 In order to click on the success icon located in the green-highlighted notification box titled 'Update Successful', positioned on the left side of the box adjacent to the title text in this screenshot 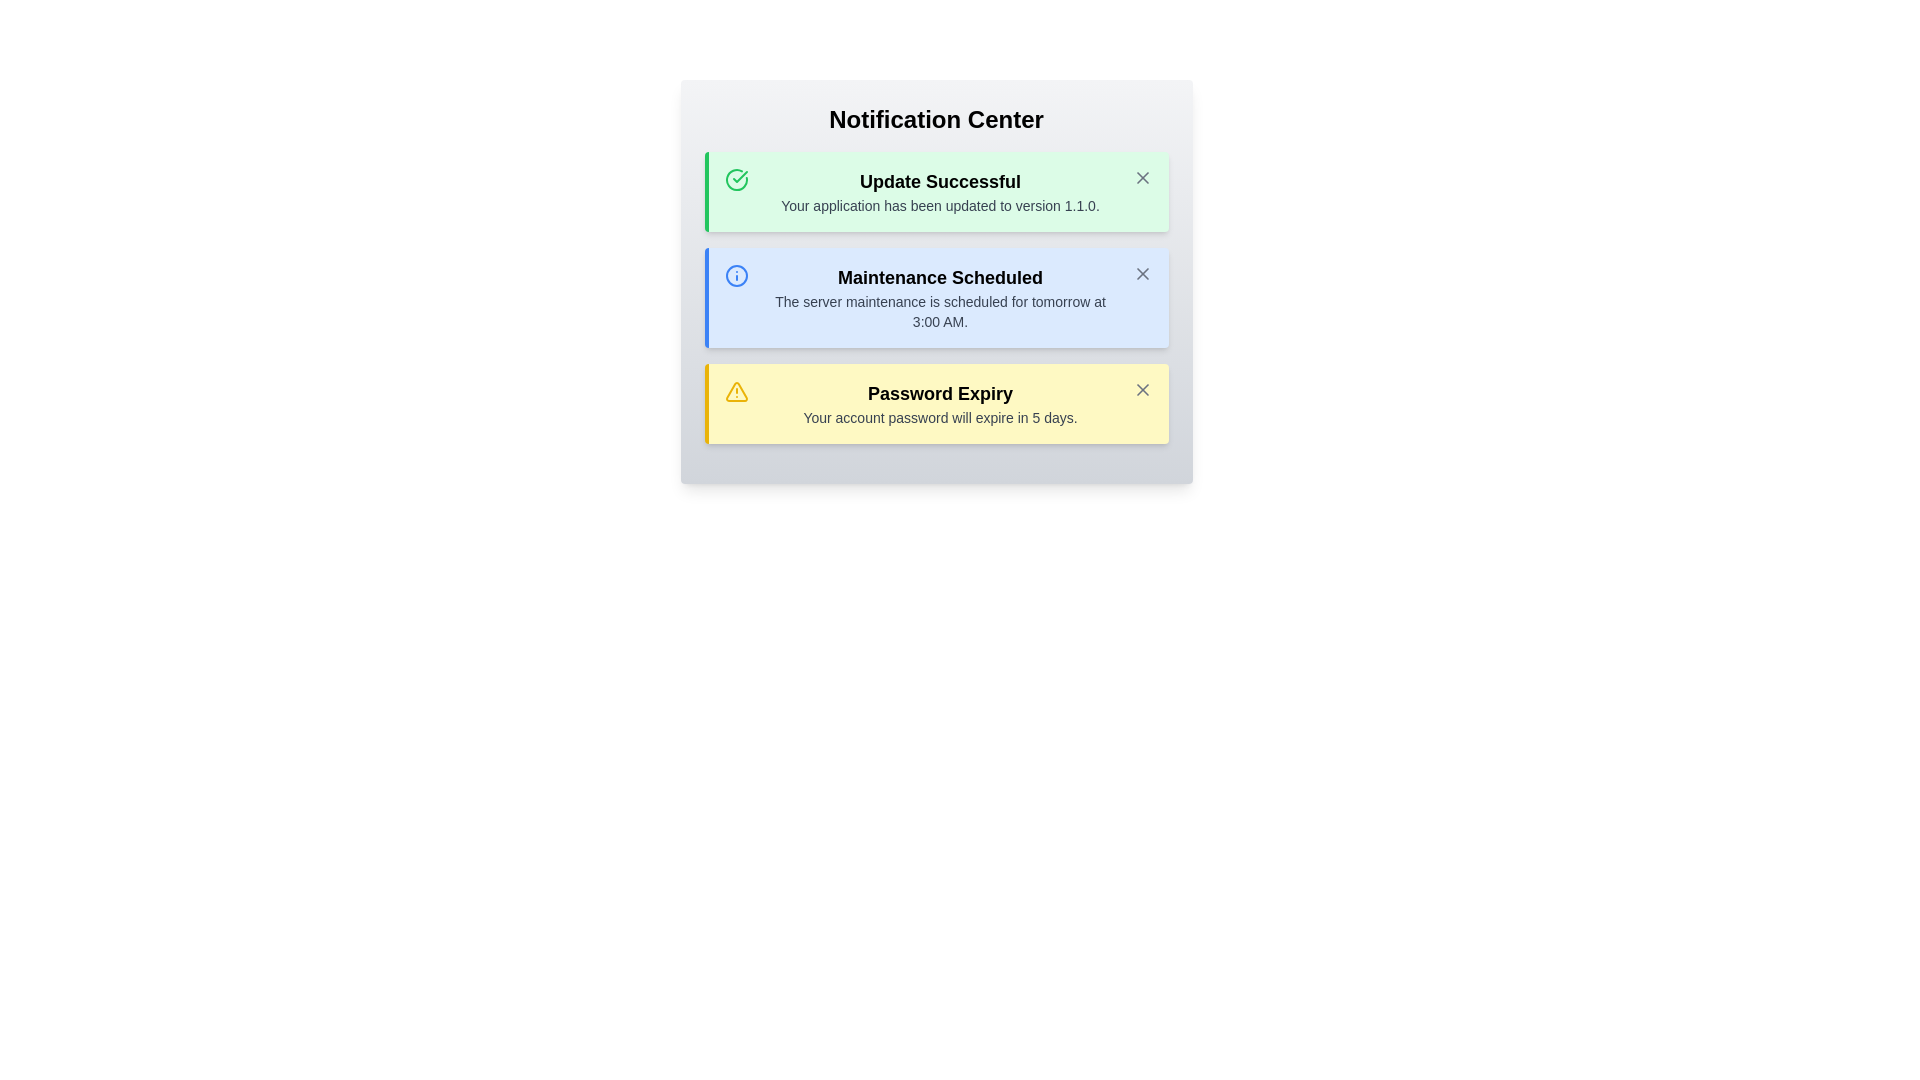, I will do `click(735, 180)`.